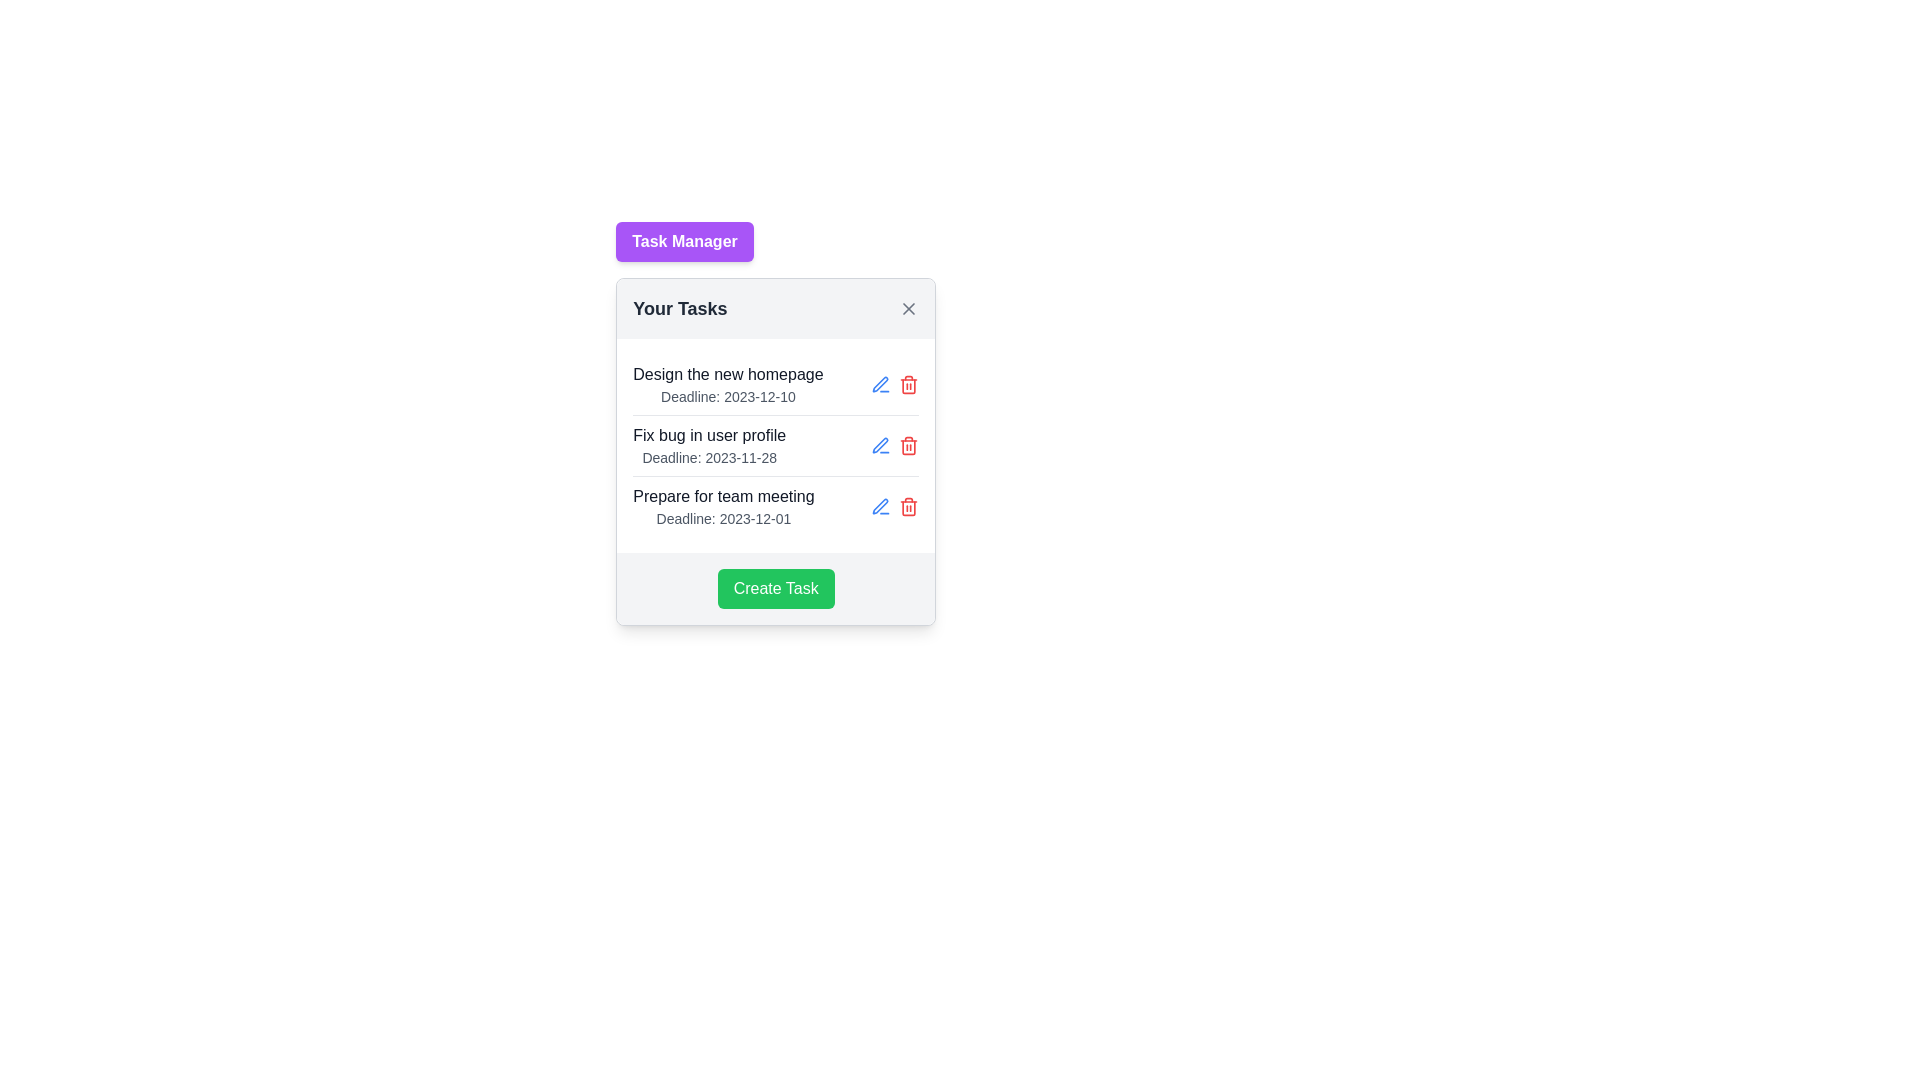  What do you see at coordinates (908, 308) in the screenshot?
I see `the 'X' symbol on the close button at the top-right corner of the 'Your Tasks' card` at bounding box center [908, 308].